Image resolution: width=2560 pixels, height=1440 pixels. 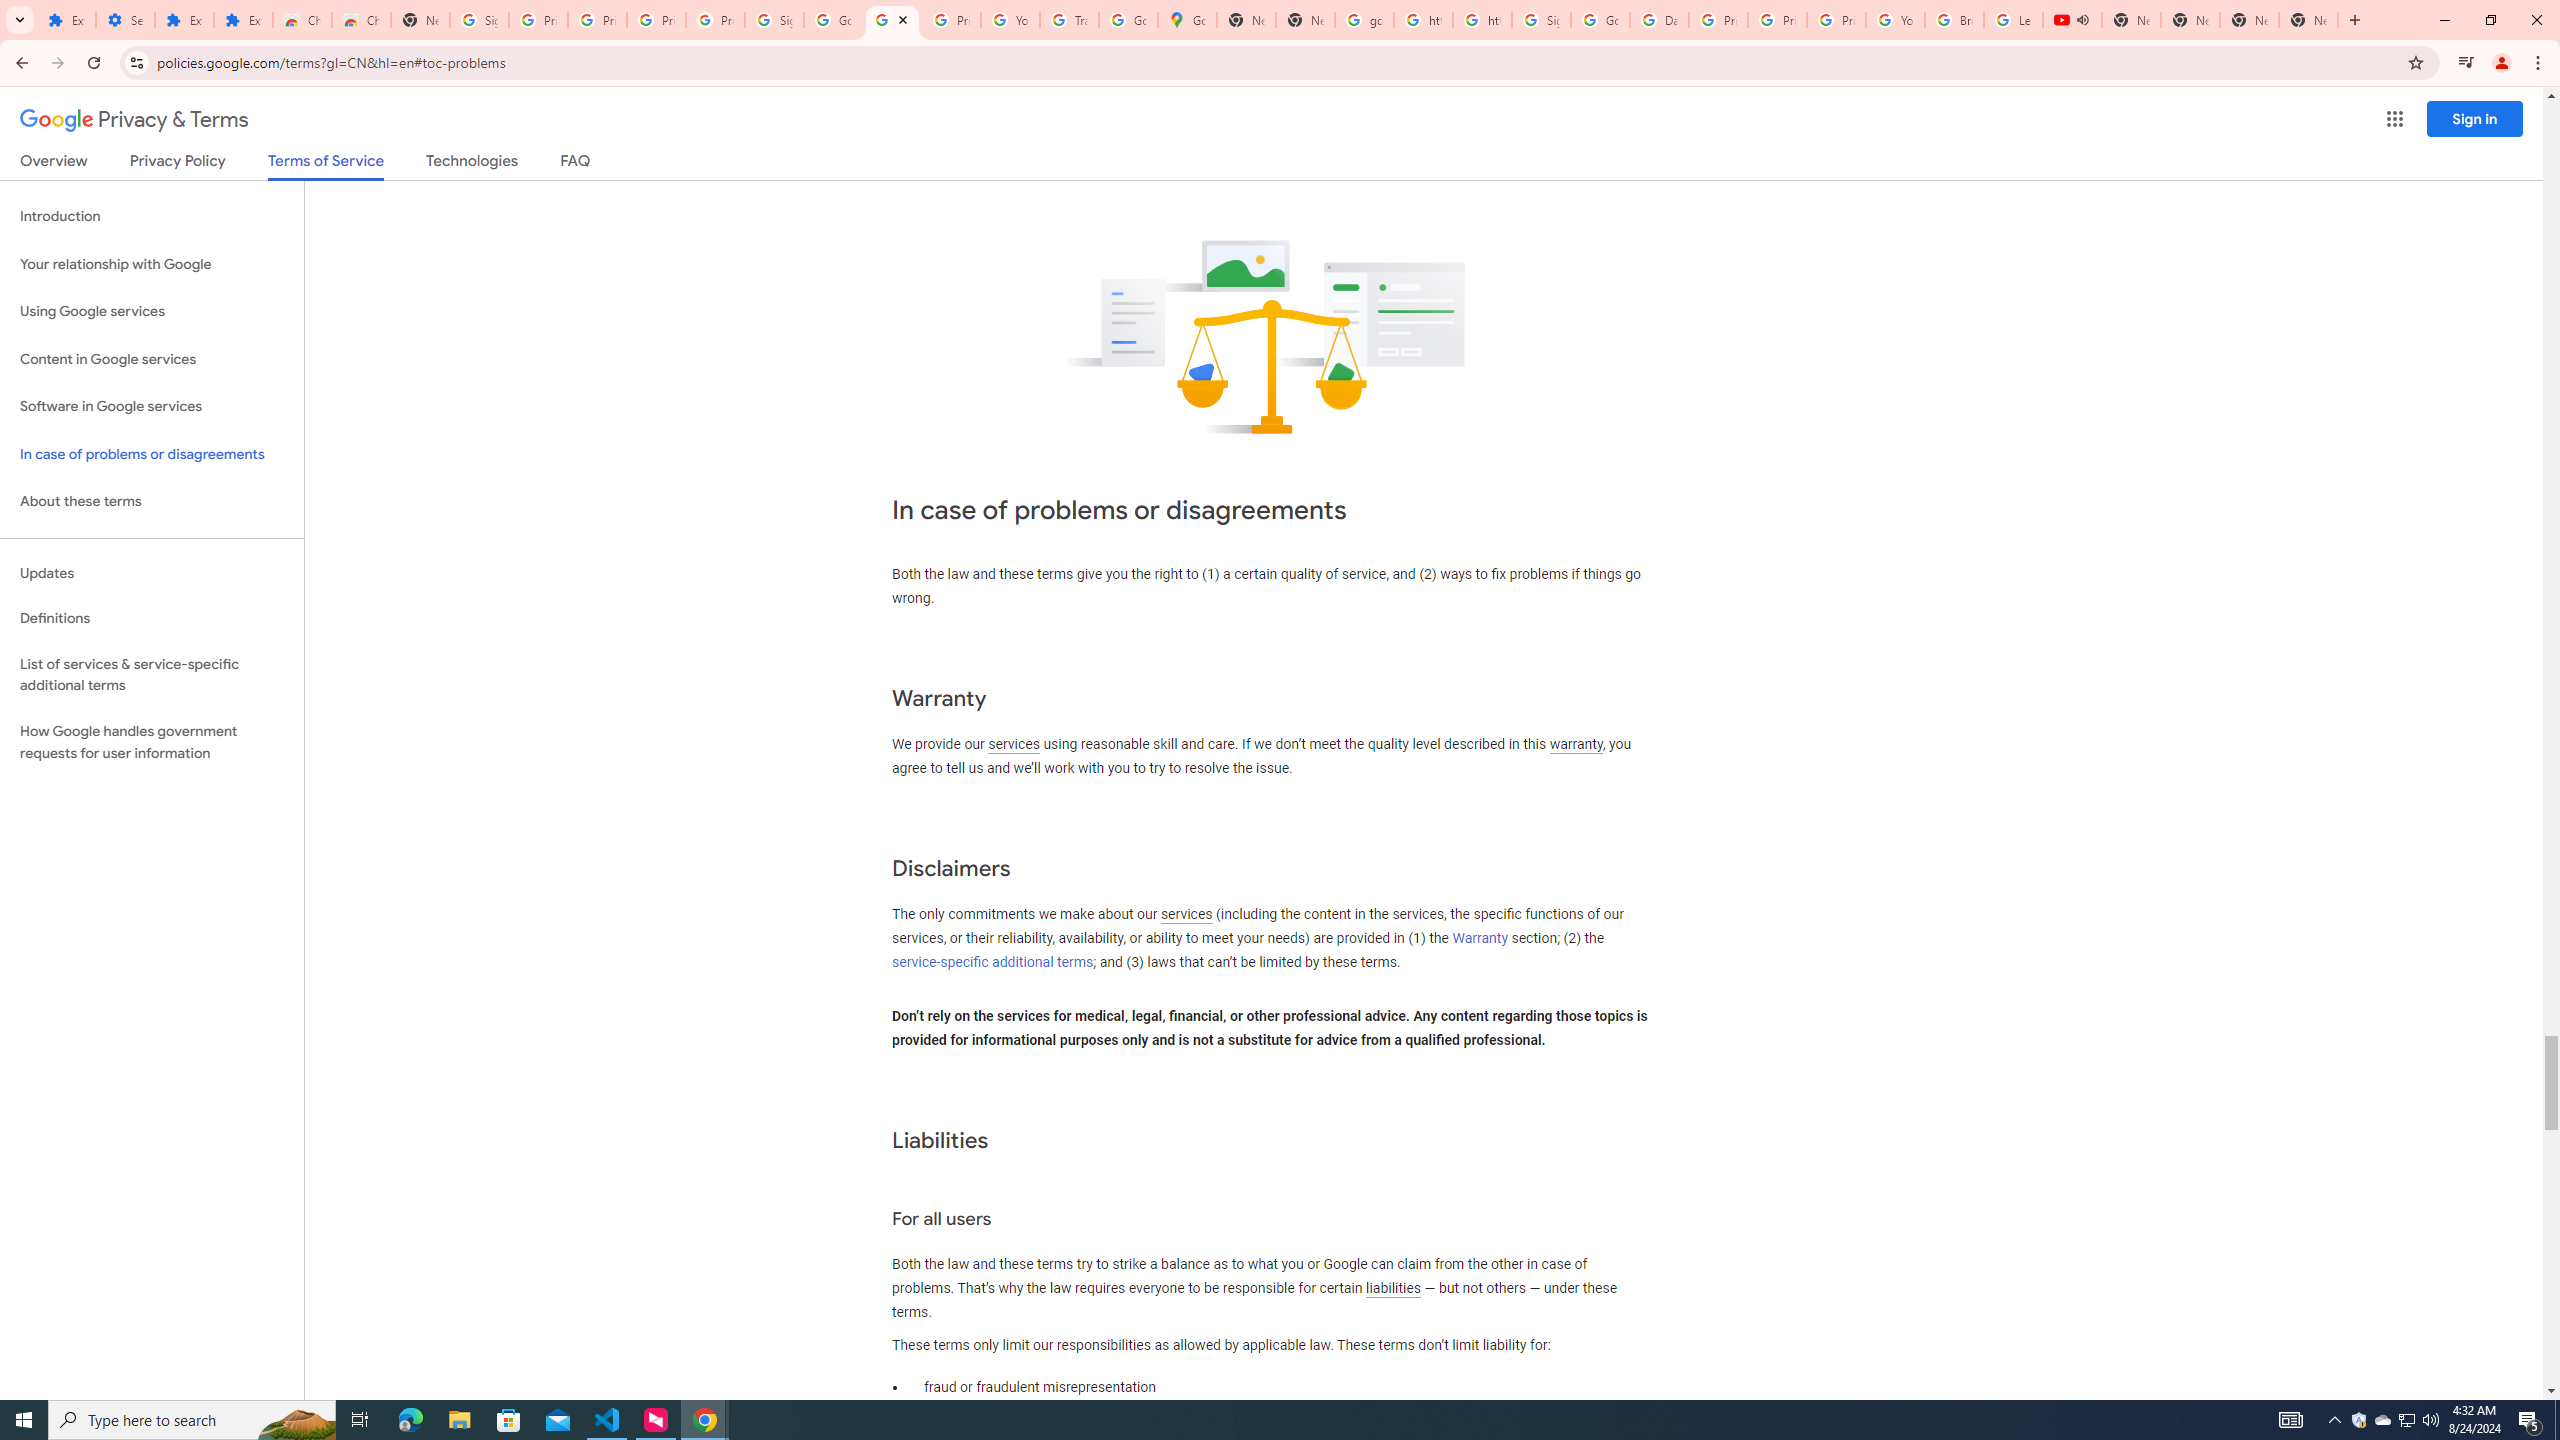 I want to click on 'Extensions', so click(x=242, y=19).